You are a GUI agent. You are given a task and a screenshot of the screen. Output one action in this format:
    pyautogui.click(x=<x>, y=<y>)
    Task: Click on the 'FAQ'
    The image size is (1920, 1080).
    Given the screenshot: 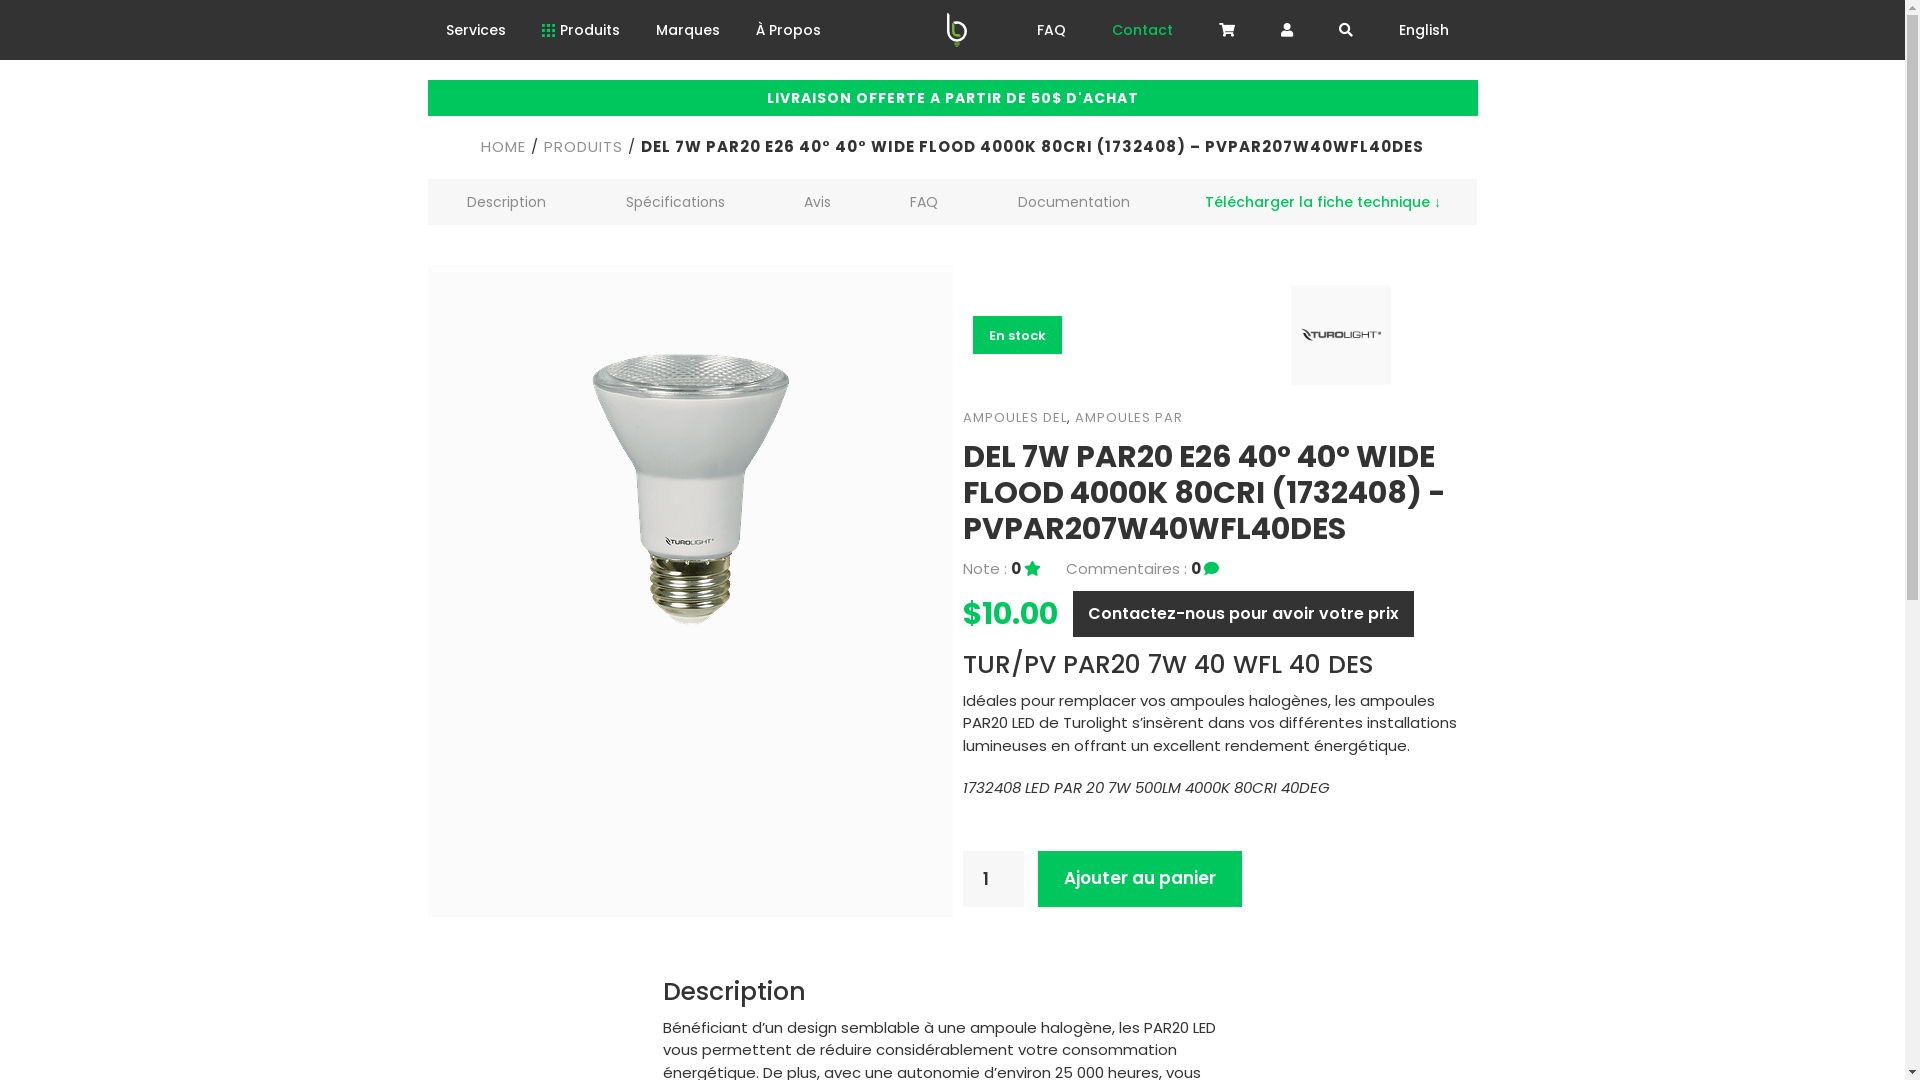 What is the action you would take?
    pyautogui.click(x=1050, y=30)
    